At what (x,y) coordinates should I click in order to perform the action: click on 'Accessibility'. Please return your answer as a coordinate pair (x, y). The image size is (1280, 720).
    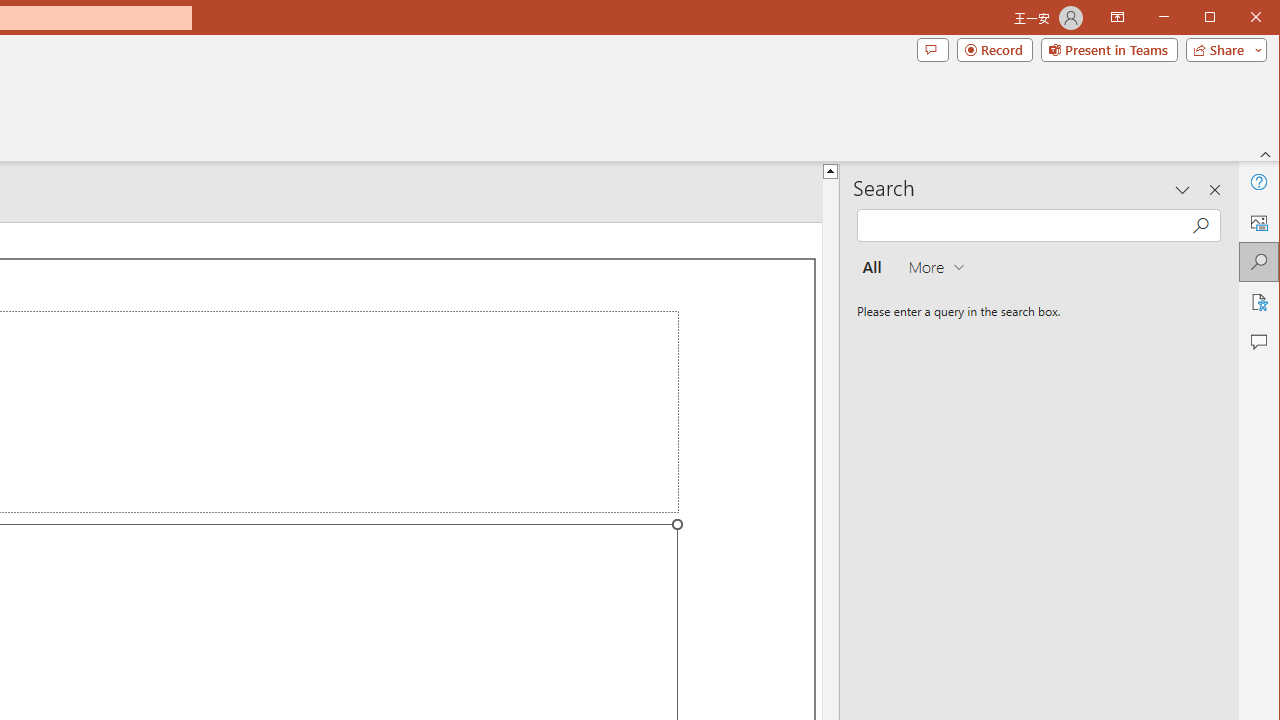
    Looking at the image, I should click on (1257, 302).